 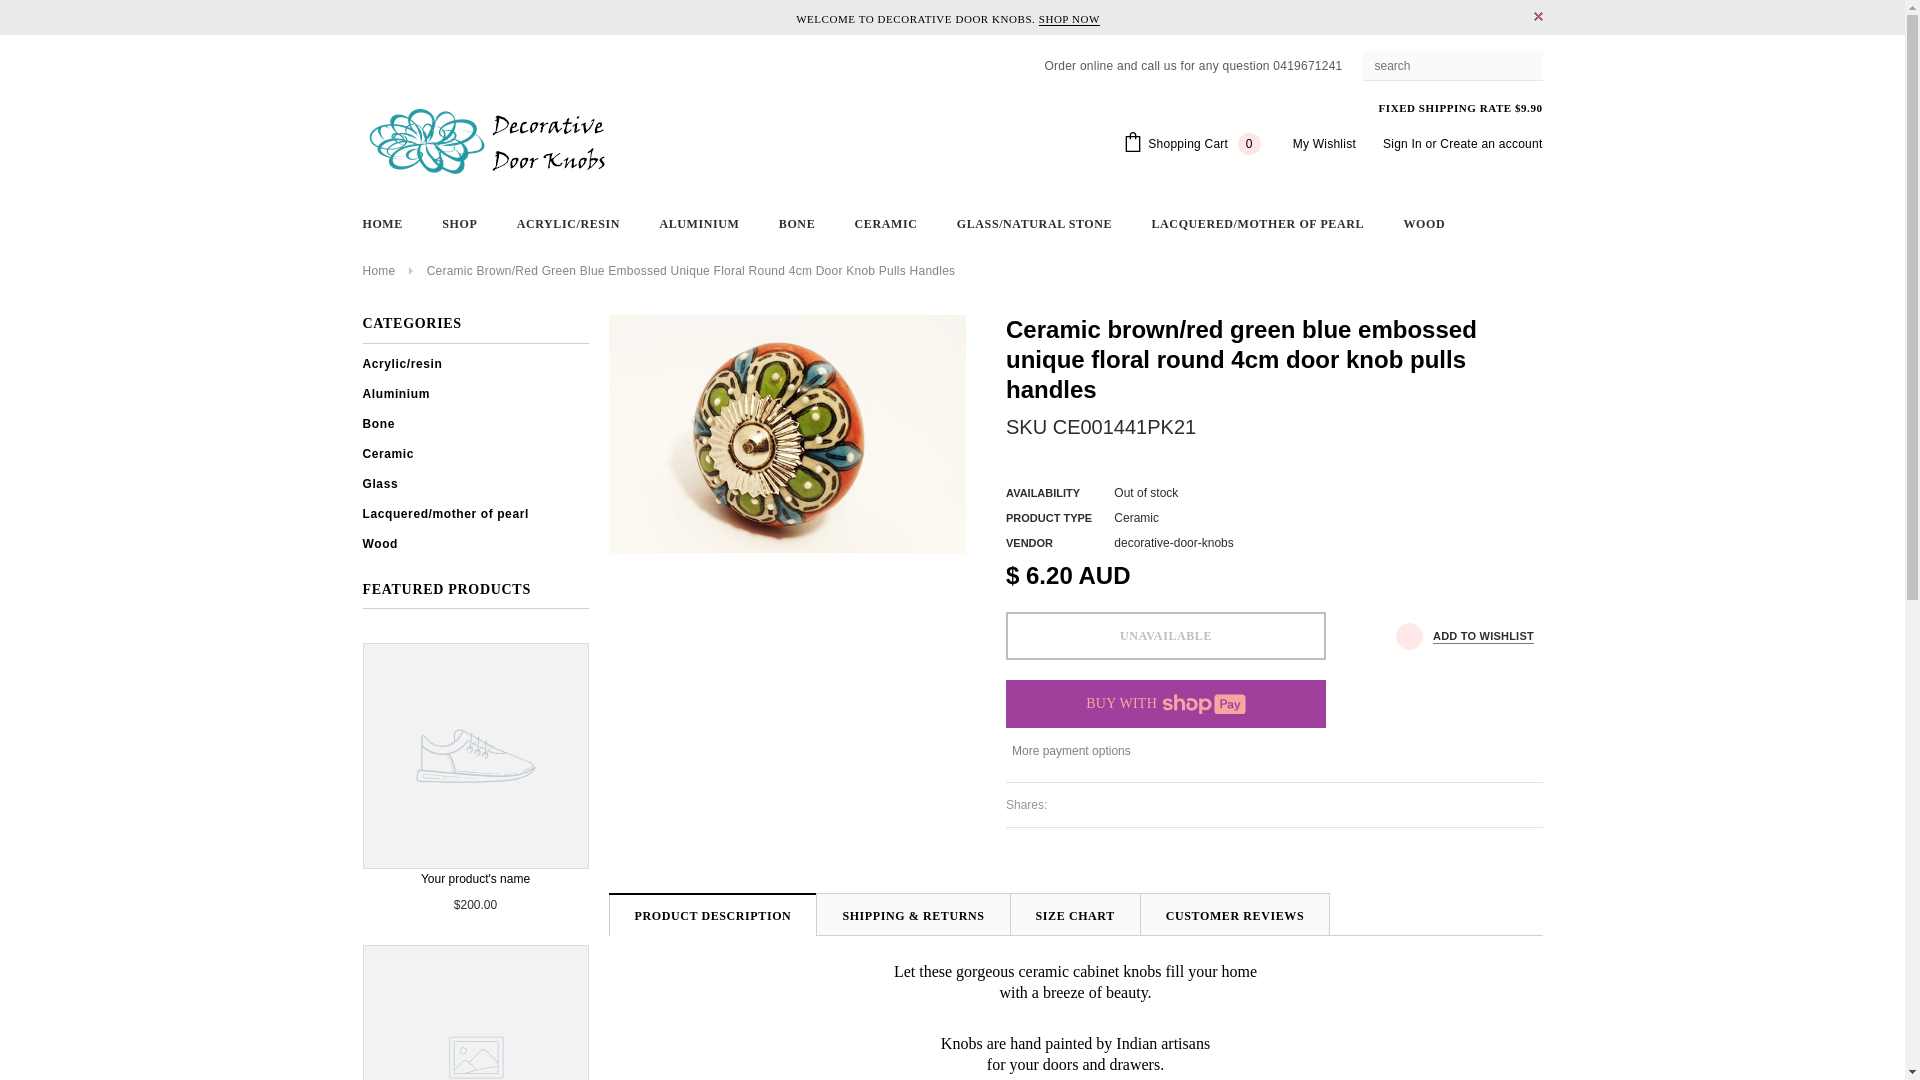 What do you see at coordinates (379, 543) in the screenshot?
I see `'Wood'` at bounding box center [379, 543].